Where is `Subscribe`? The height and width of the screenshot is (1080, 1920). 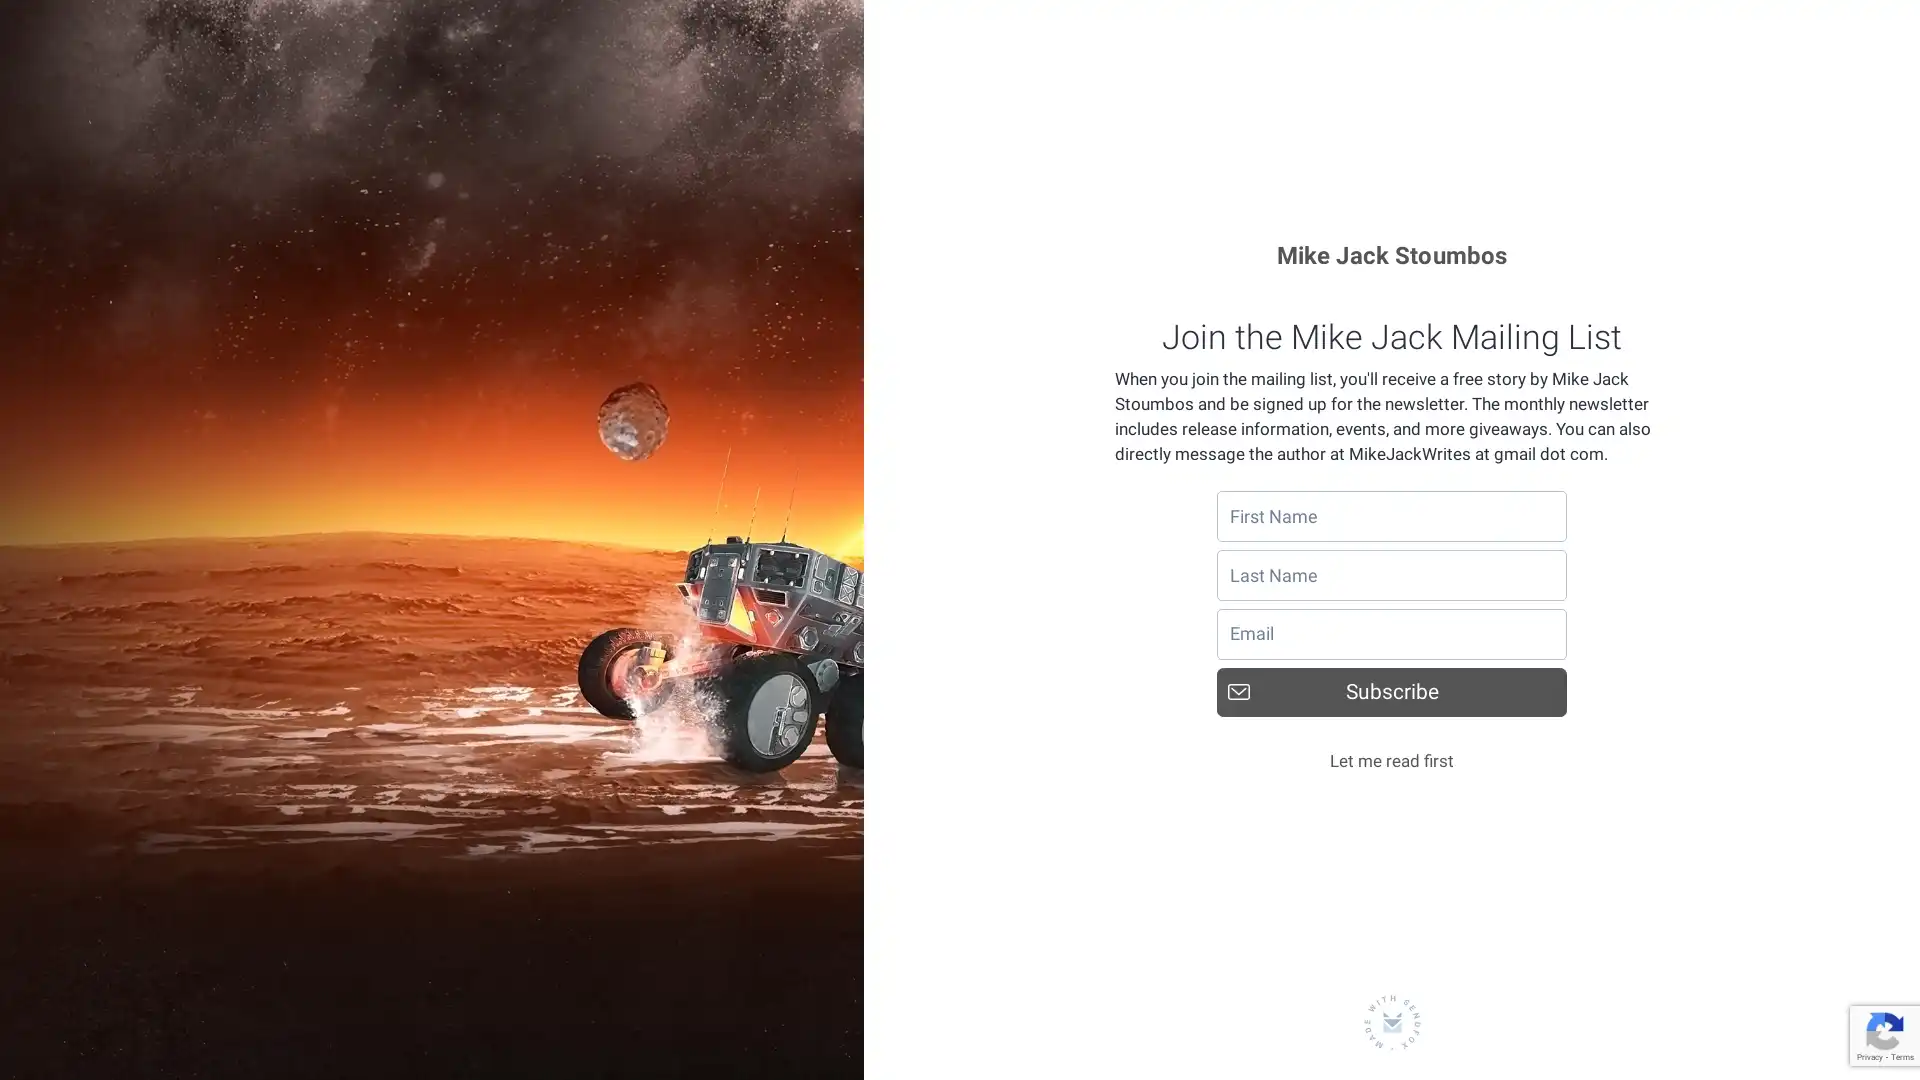 Subscribe is located at coordinates (1391, 690).